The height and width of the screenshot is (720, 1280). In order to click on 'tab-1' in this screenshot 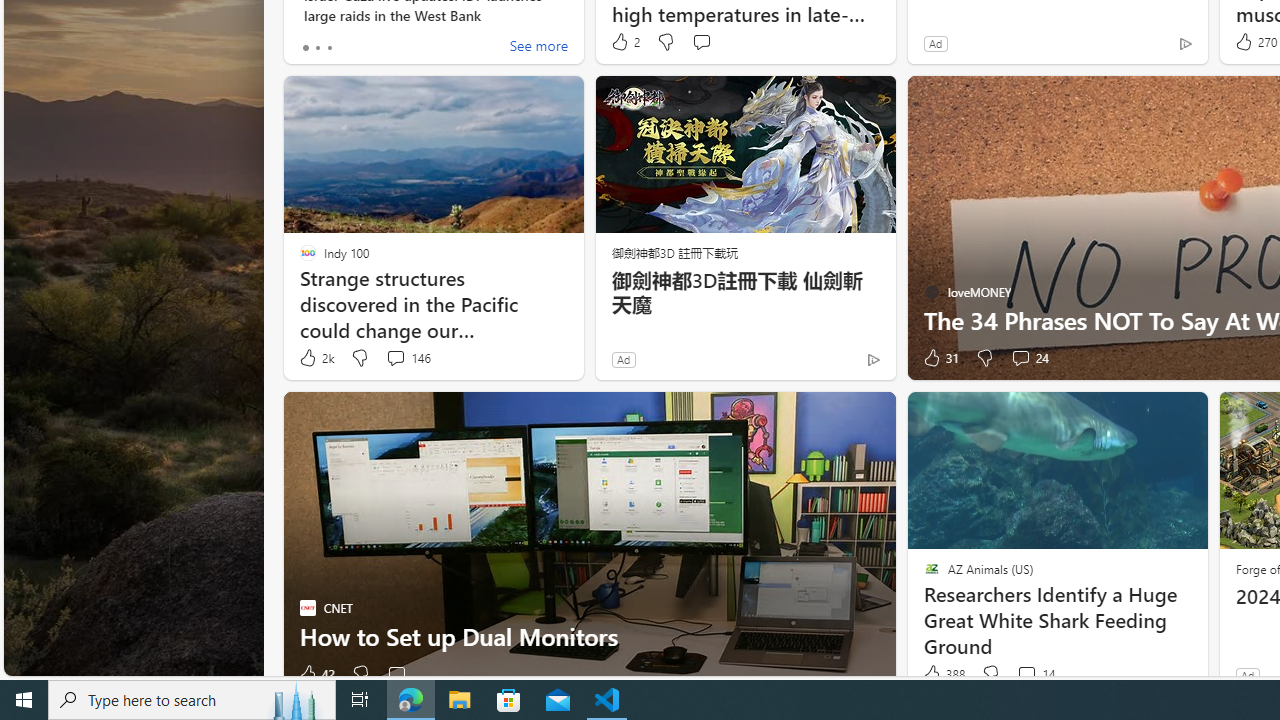, I will do `click(316, 46)`.